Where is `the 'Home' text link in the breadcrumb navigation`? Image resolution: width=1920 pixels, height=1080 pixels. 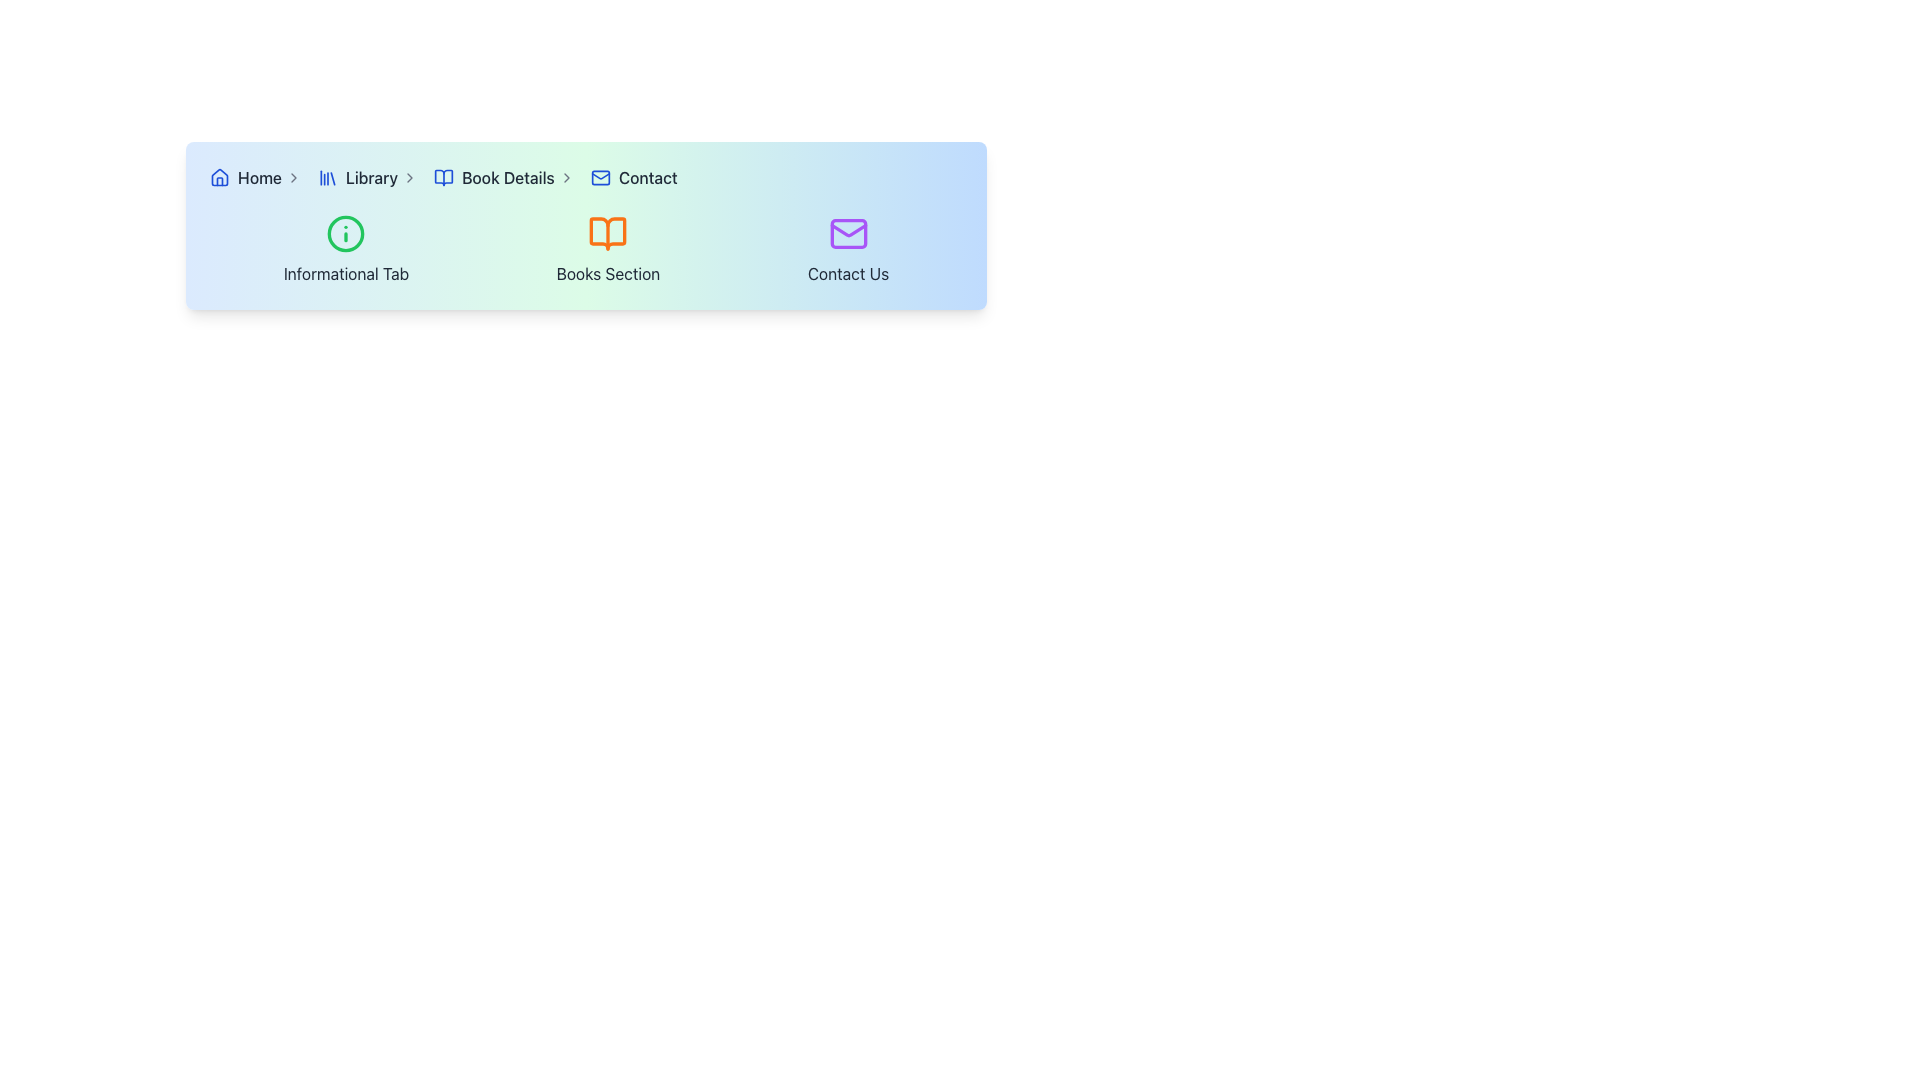
the 'Home' text link in the breadcrumb navigation is located at coordinates (258, 176).